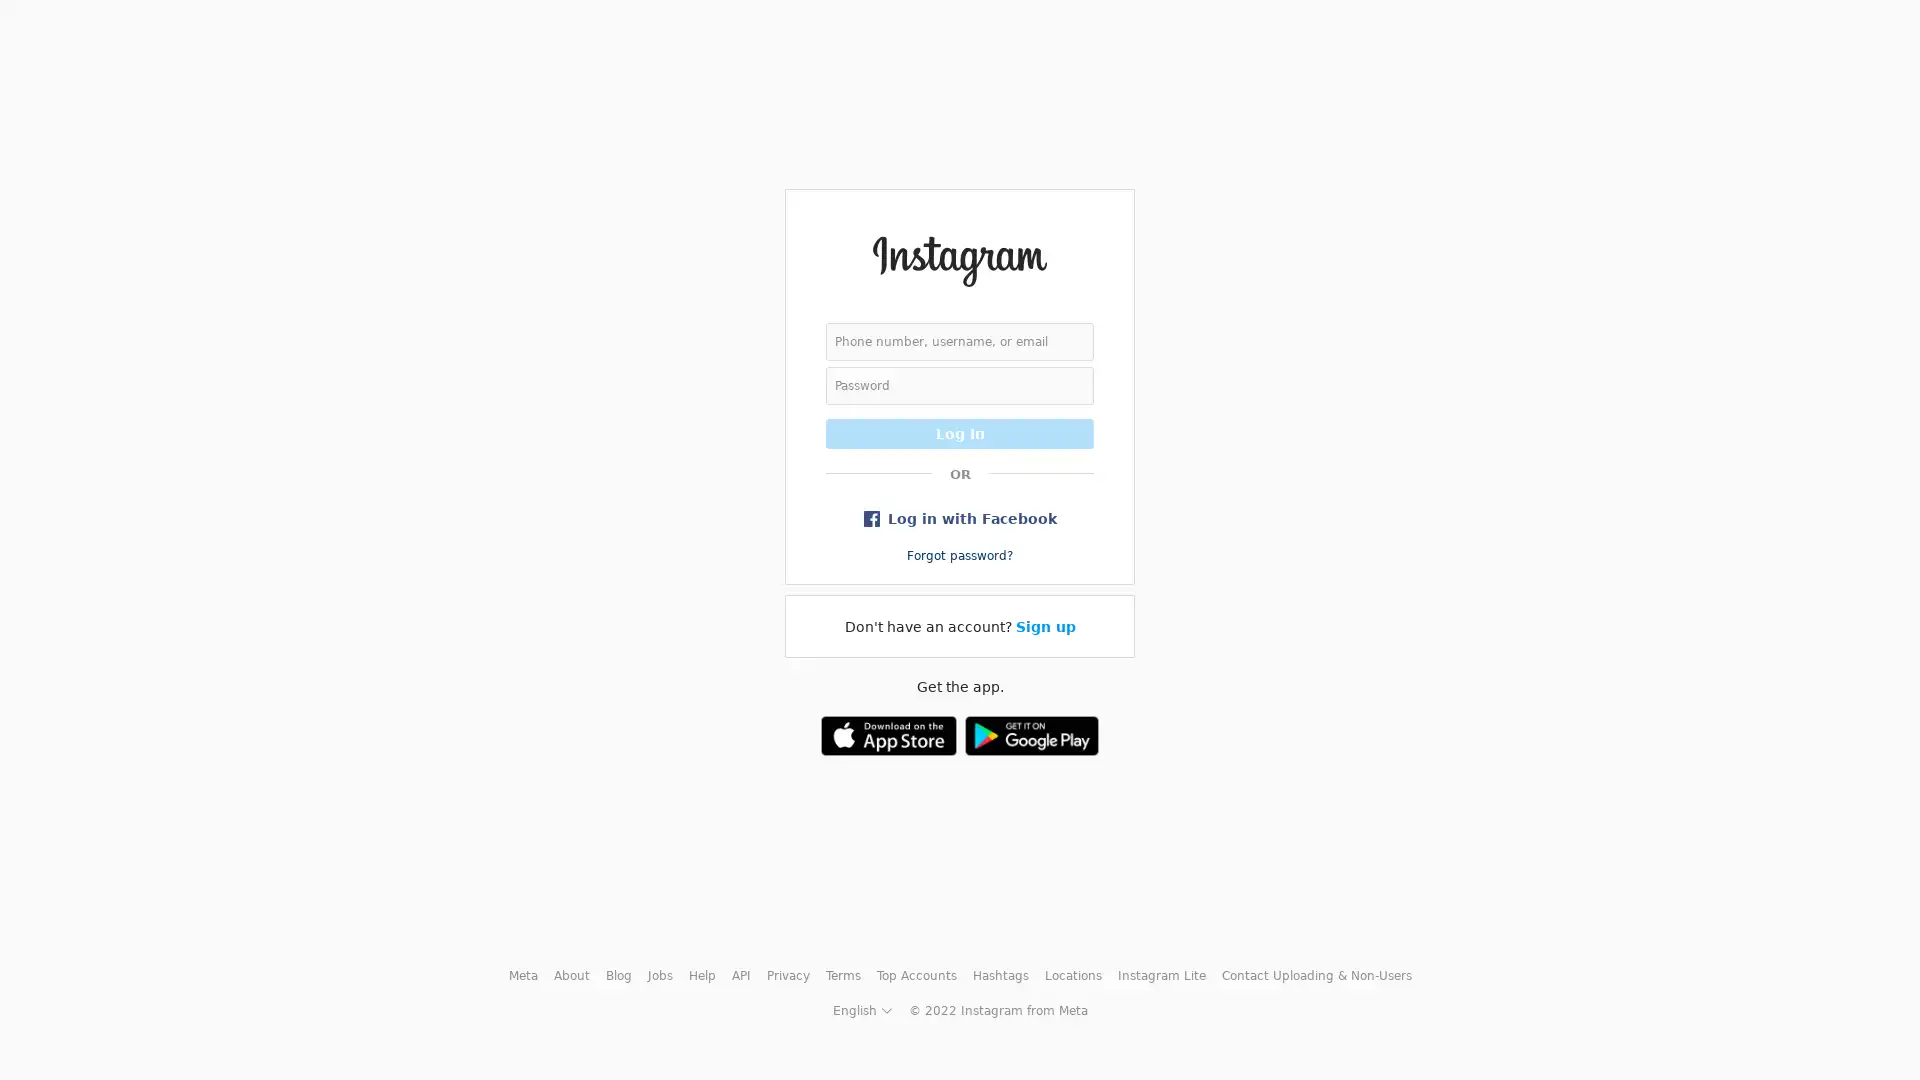 This screenshot has height=1080, width=1920. Describe the element at coordinates (960, 431) in the screenshot. I see `Log In` at that location.